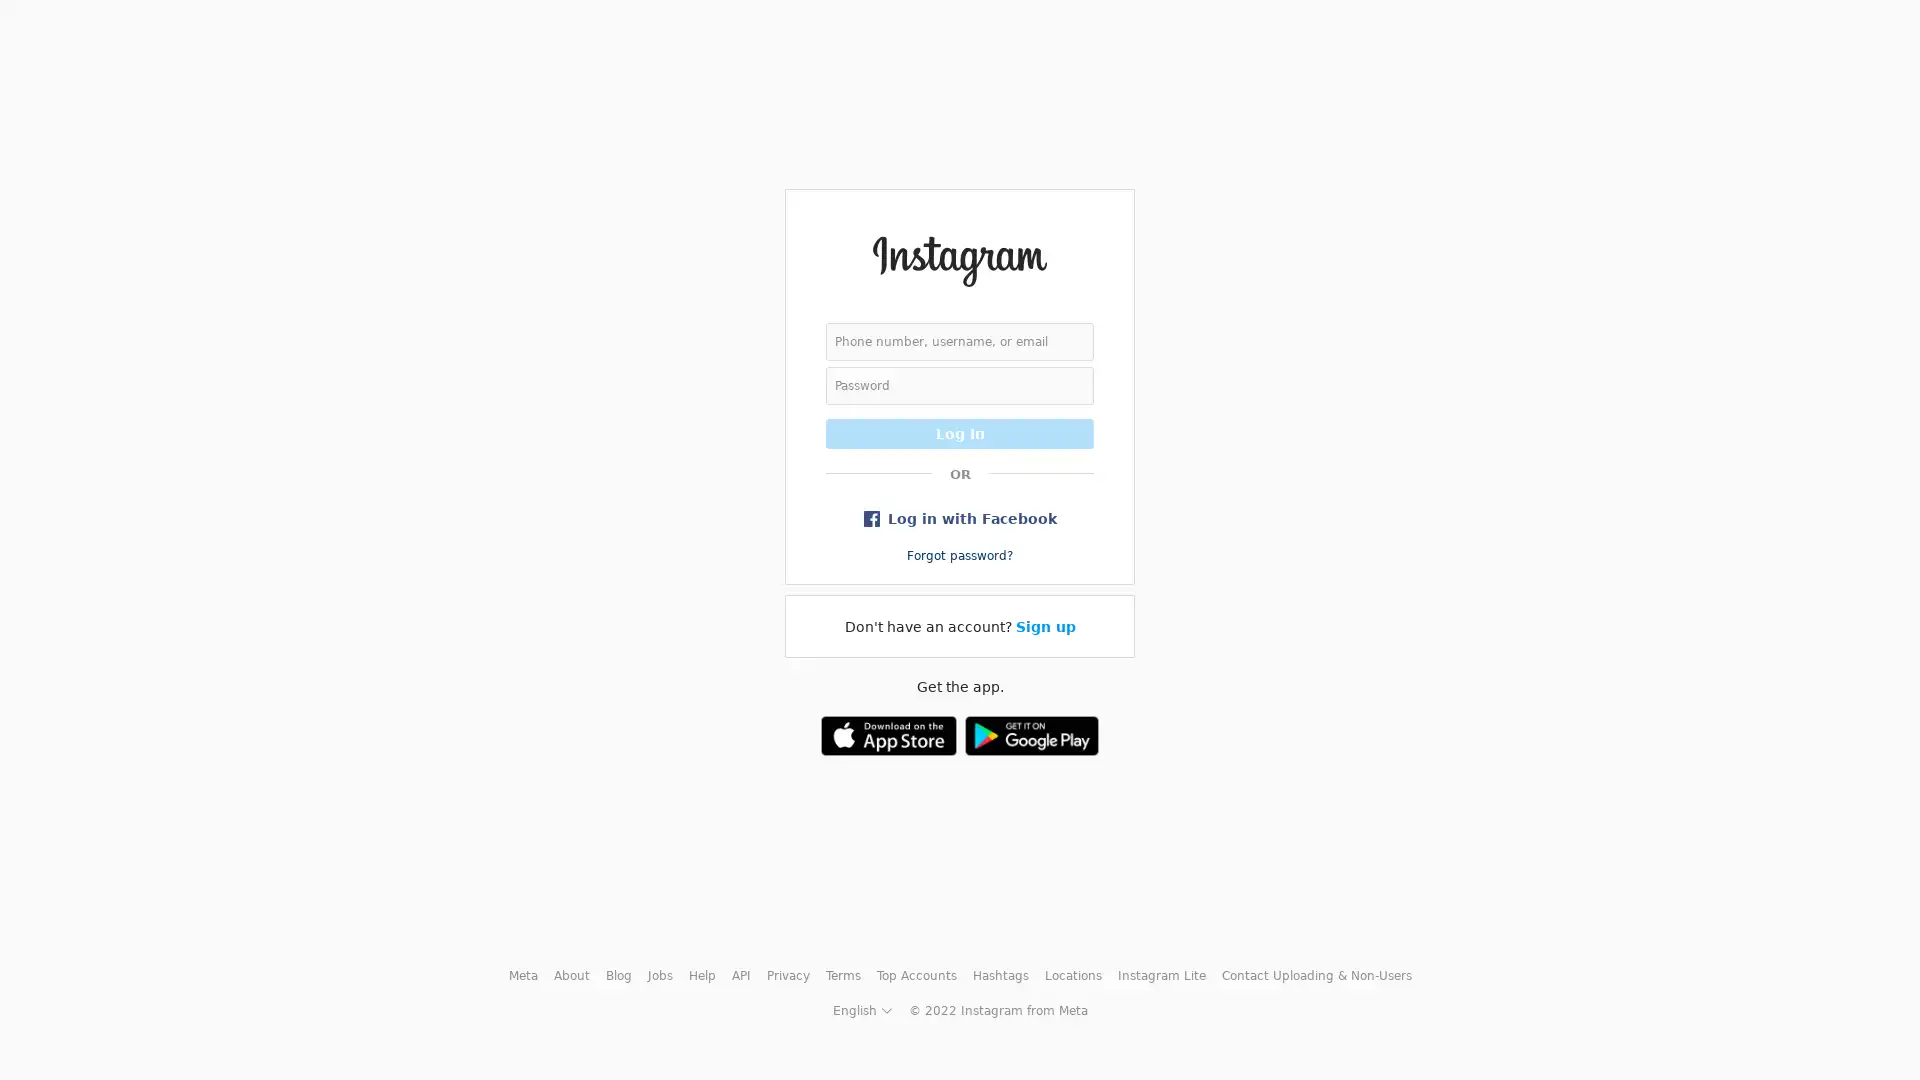 This screenshot has height=1080, width=1920. Describe the element at coordinates (960, 431) in the screenshot. I see `Log In` at that location.